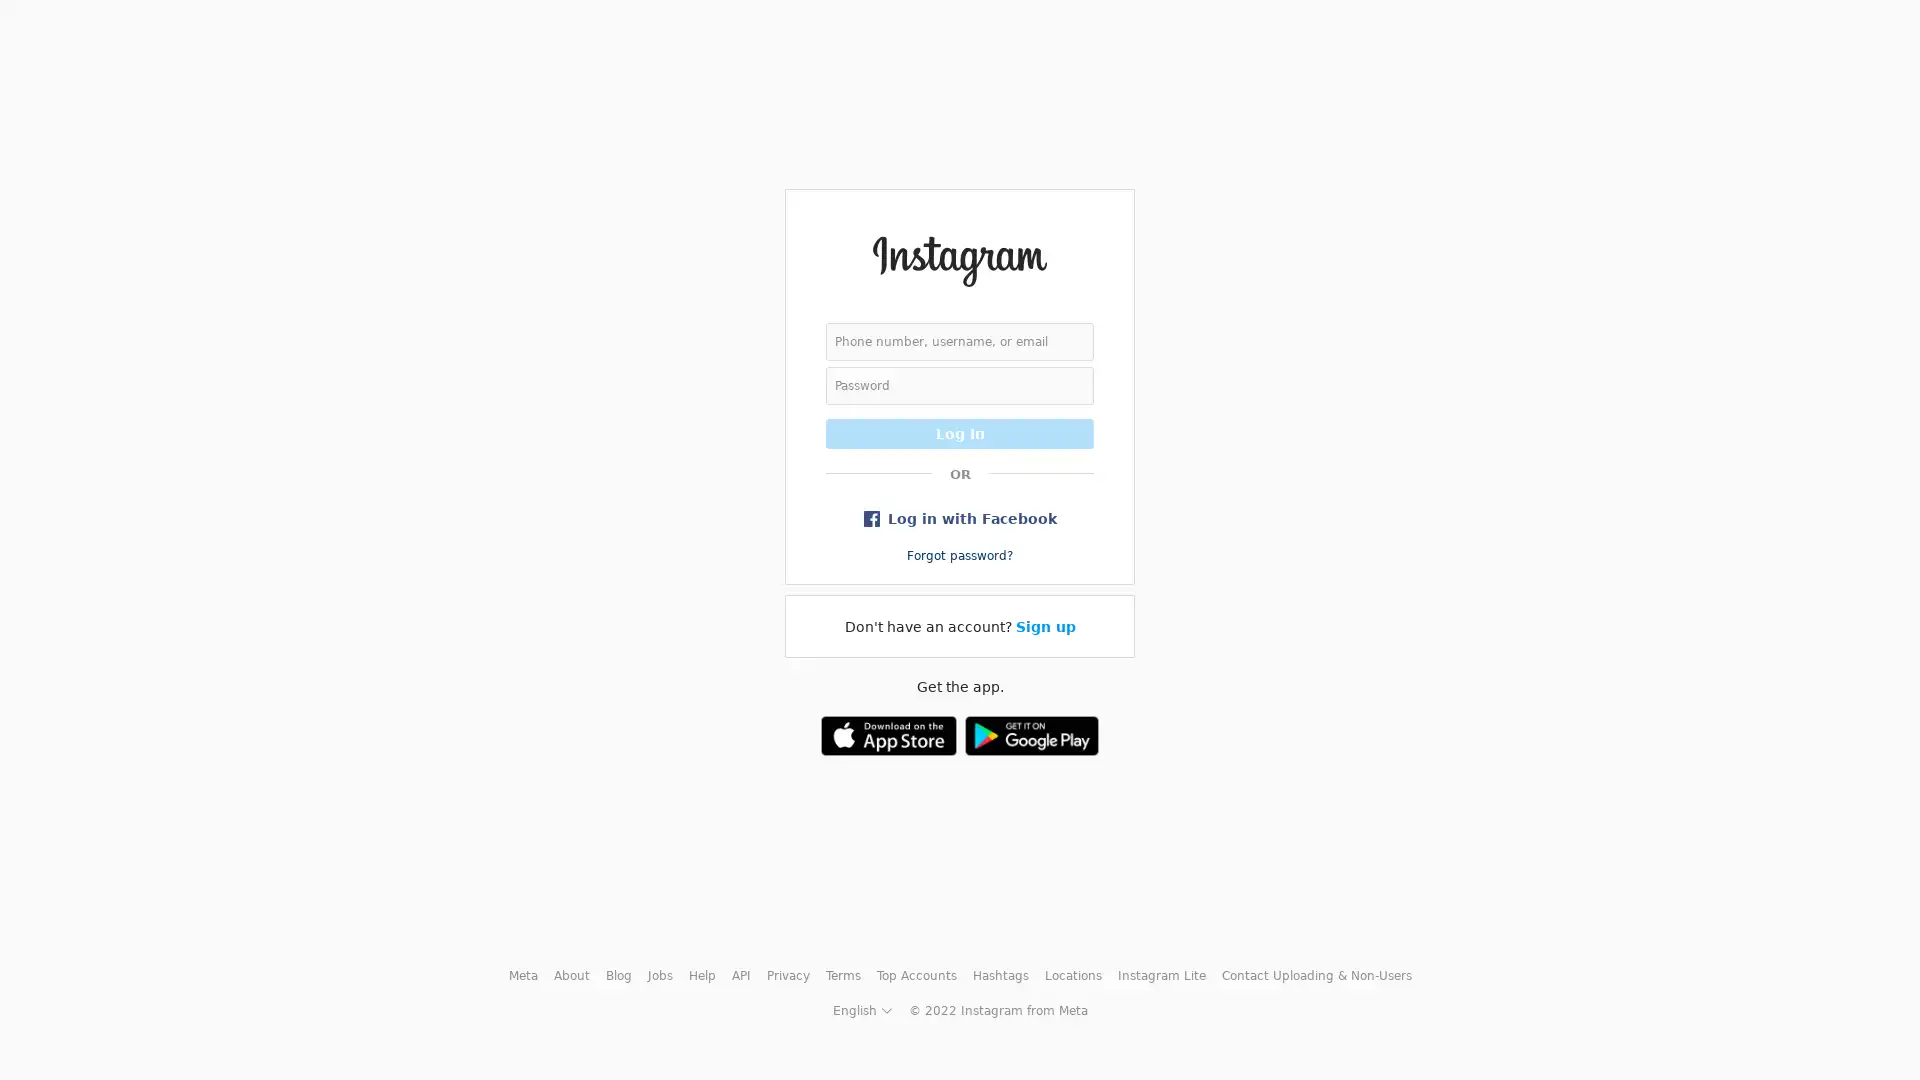 This screenshot has height=1080, width=1920. Describe the element at coordinates (960, 431) in the screenshot. I see `Log In` at that location.